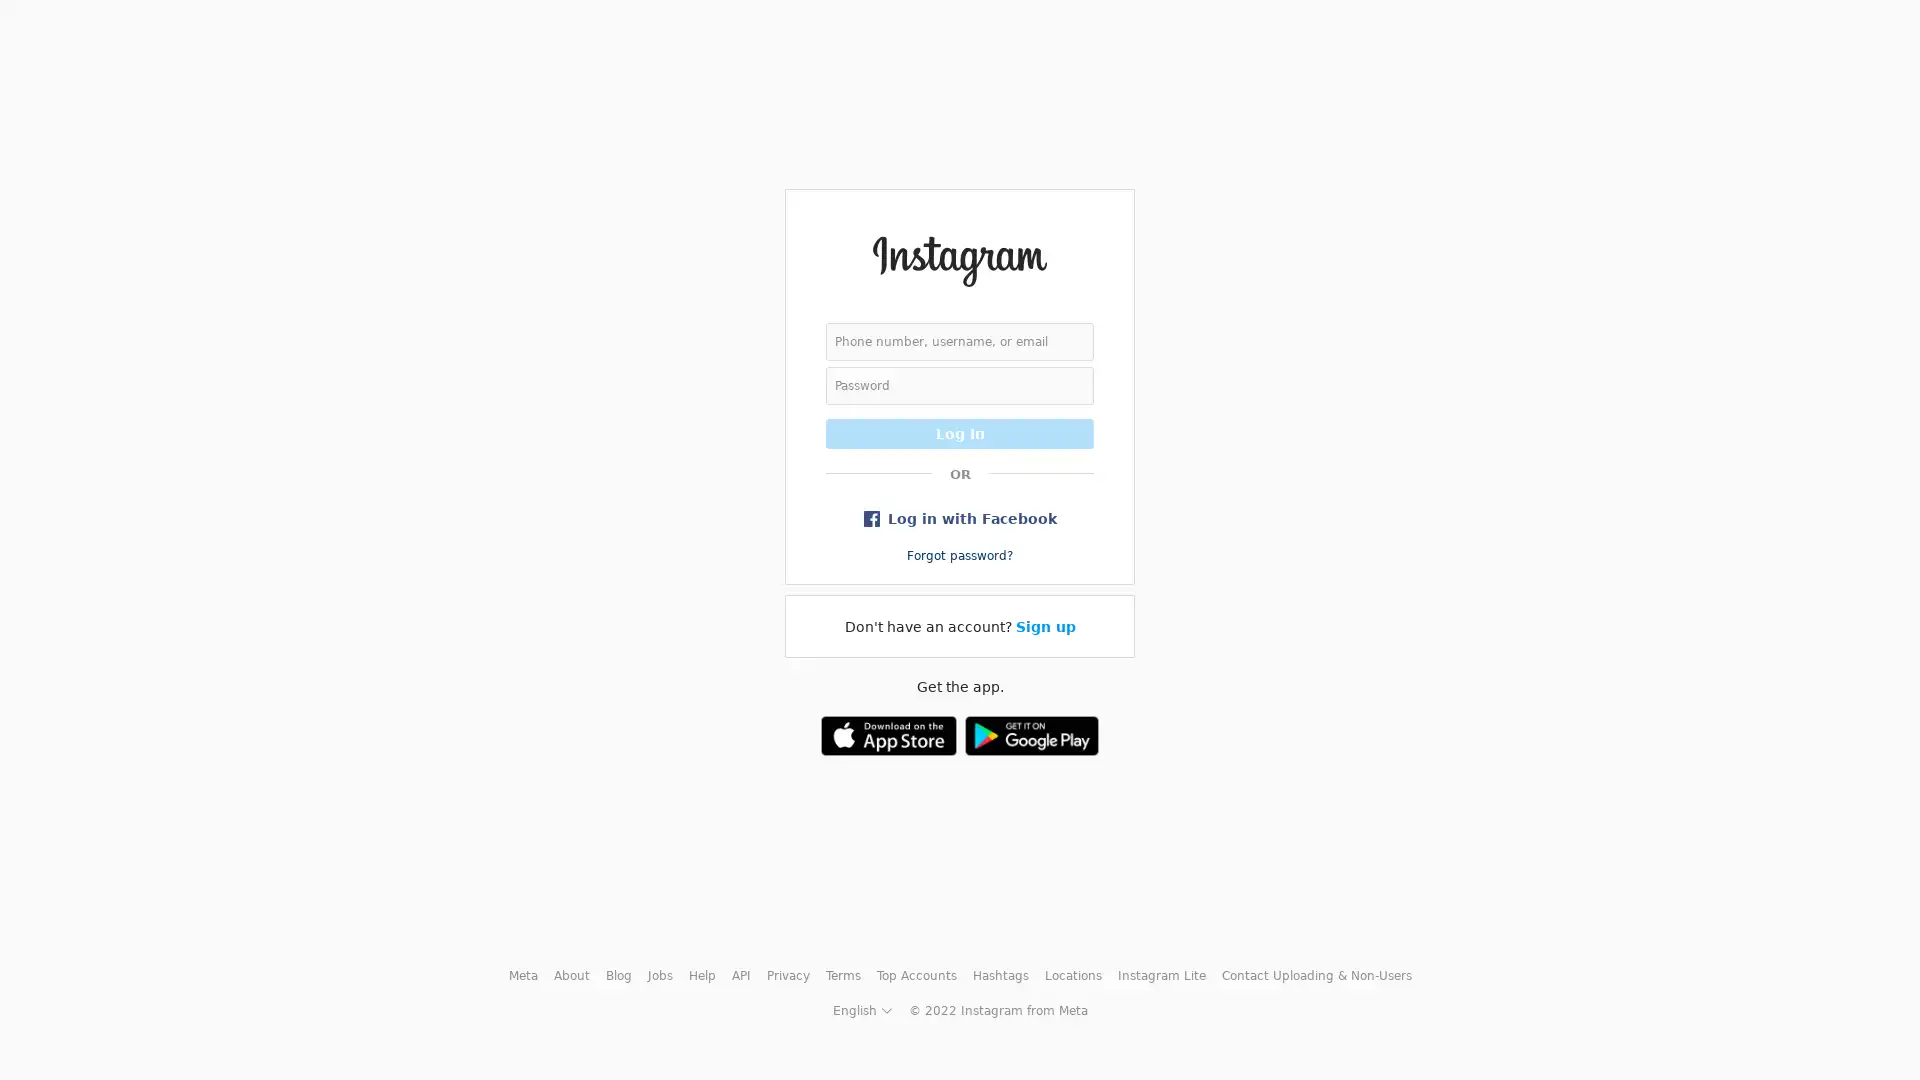 This screenshot has height=1080, width=1920. Describe the element at coordinates (960, 431) in the screenshot. I see `Log In` at that location.